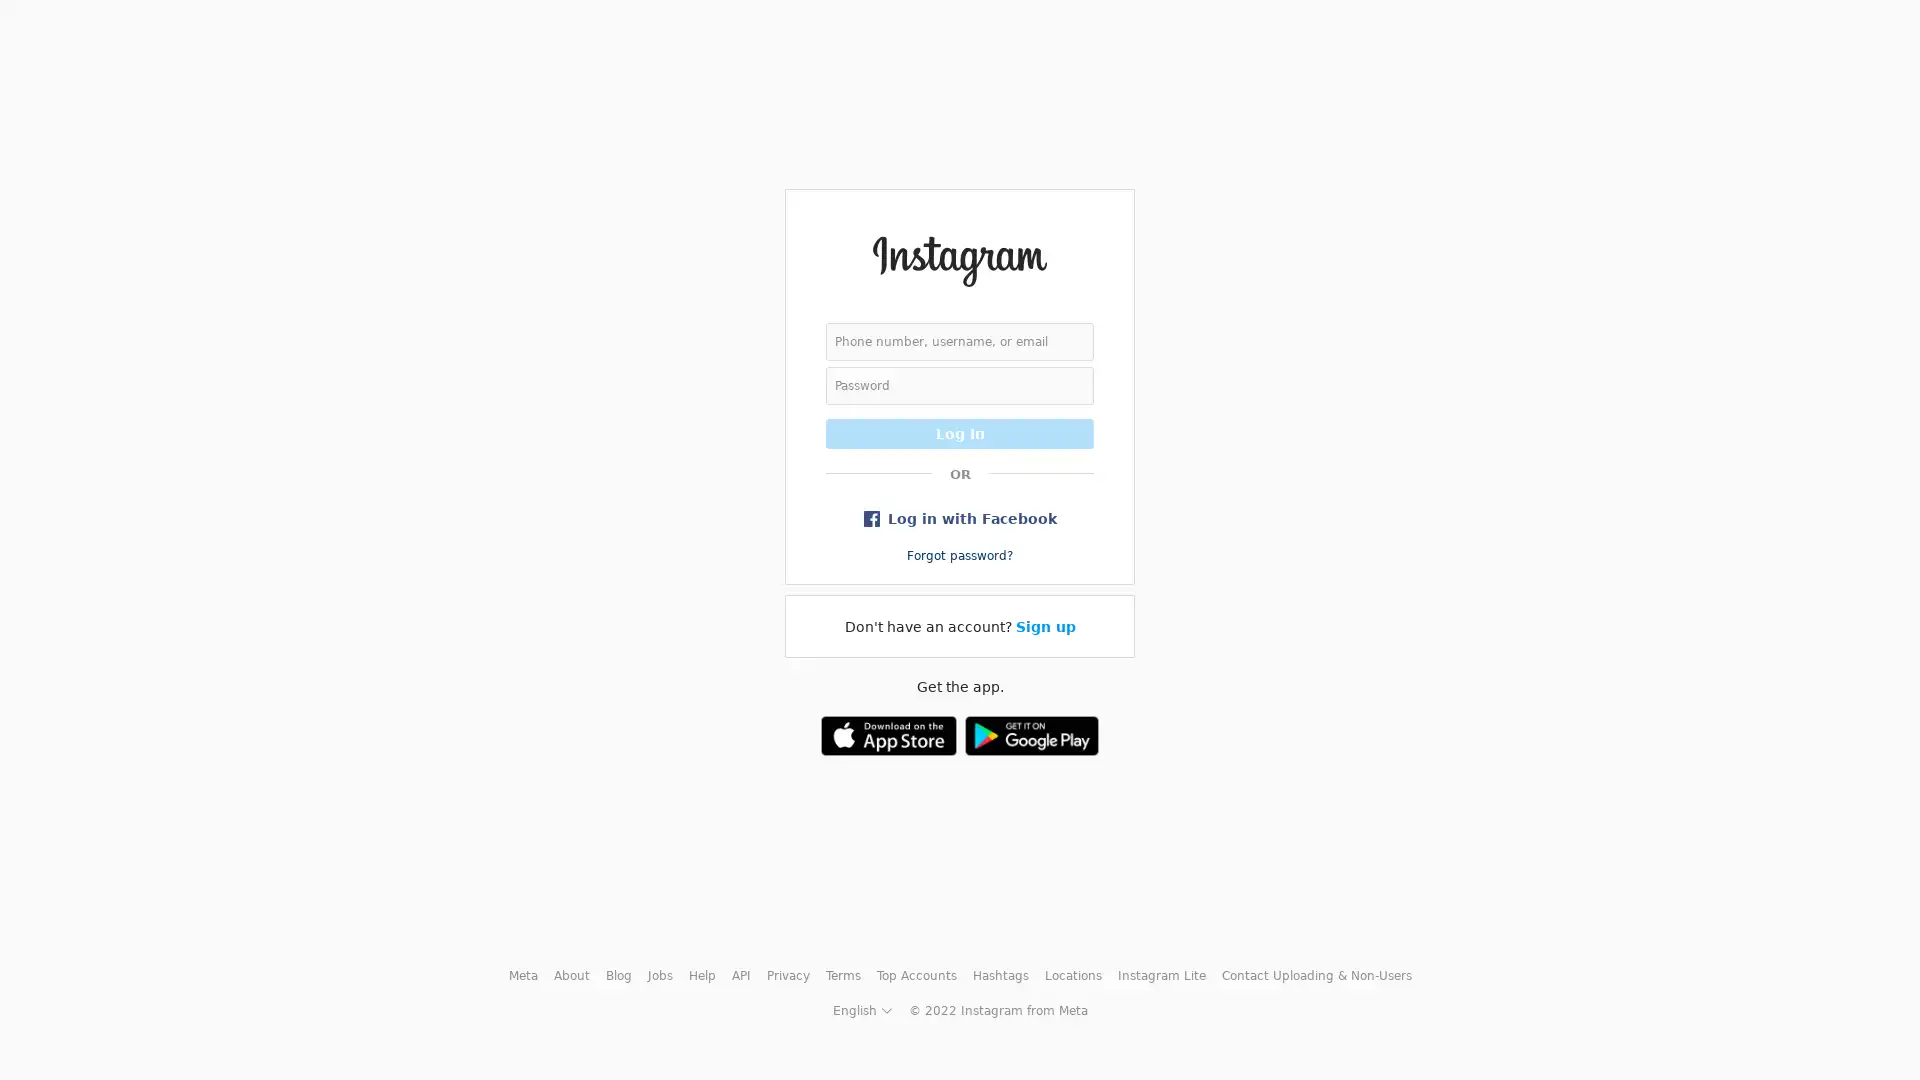 This screenshot has height=1080, width=1920. Describe the element at coordinates (960, 431) in the screenshot. I see `Log In` at that location.